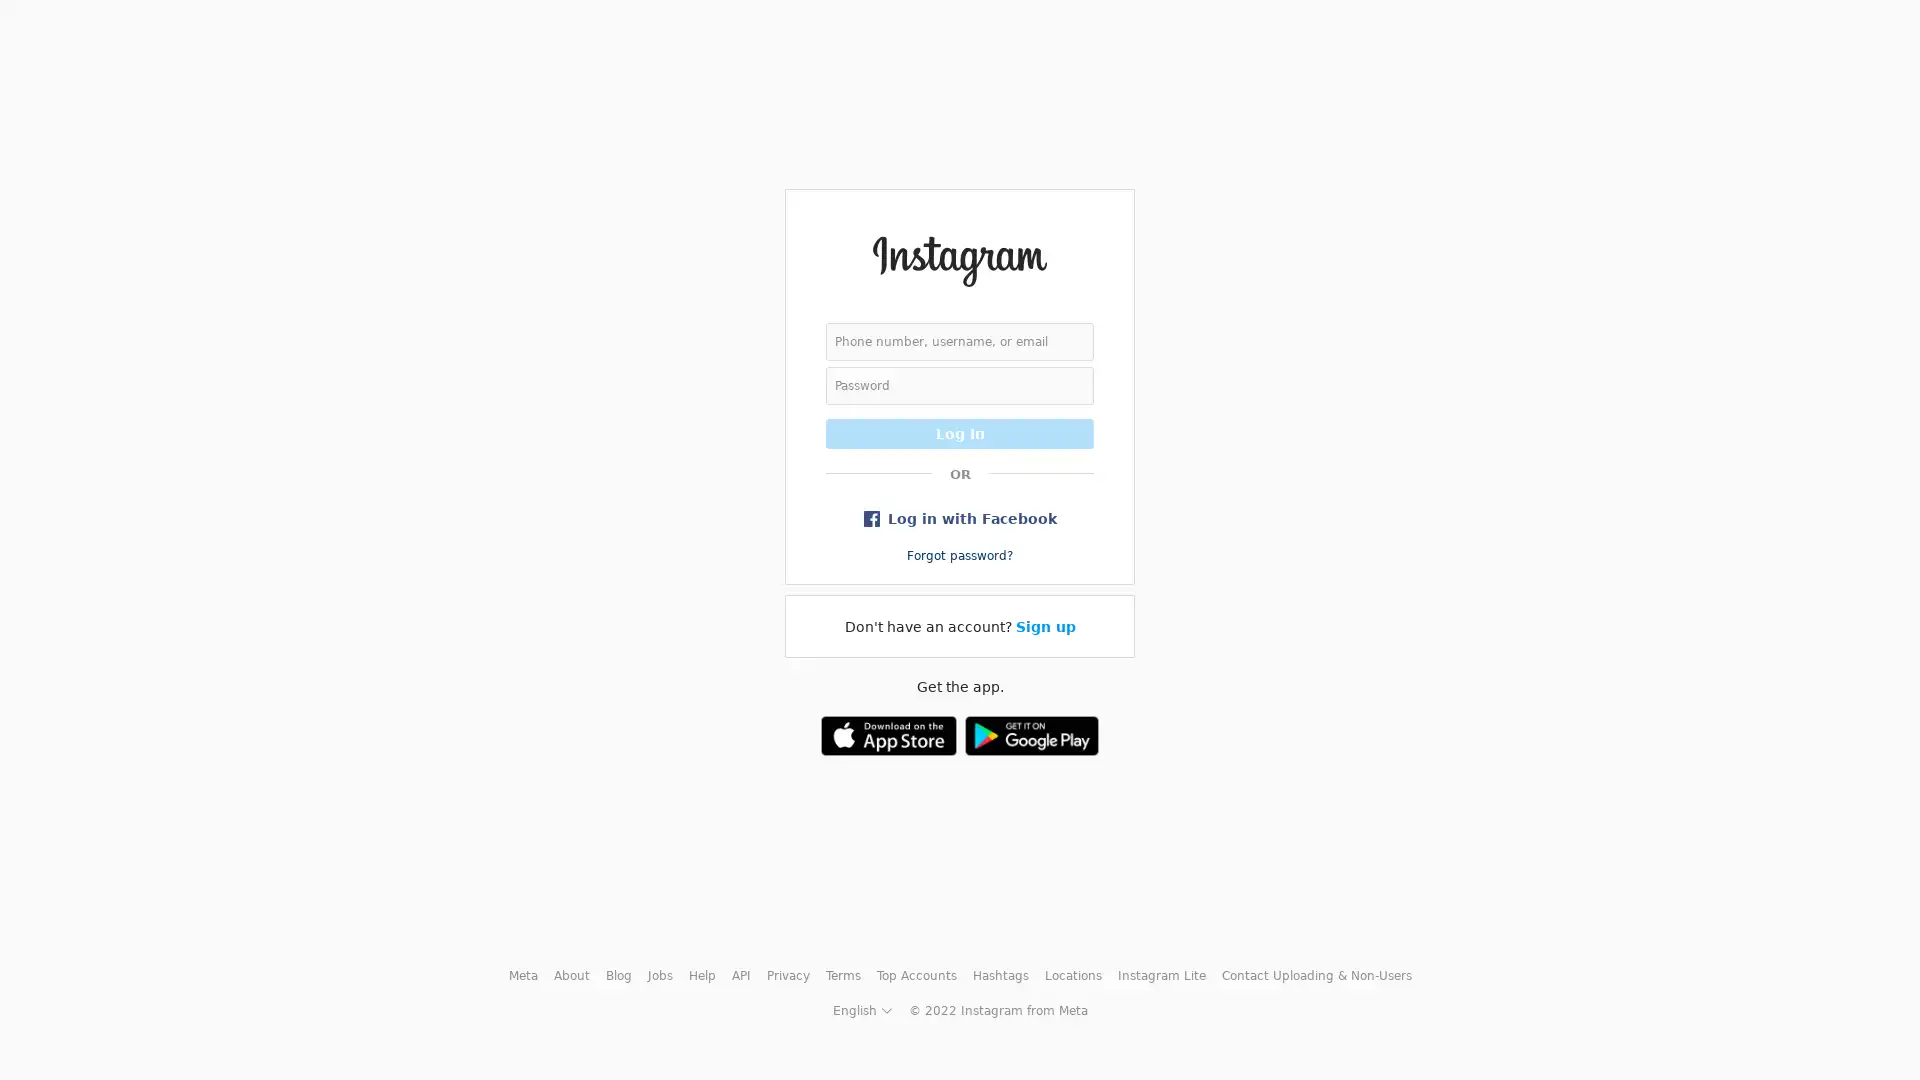 This screenshot has height=1080, width=1920. Describe the element at coordinates (960, 431) in the screenshot. I see `Log In` at that location.